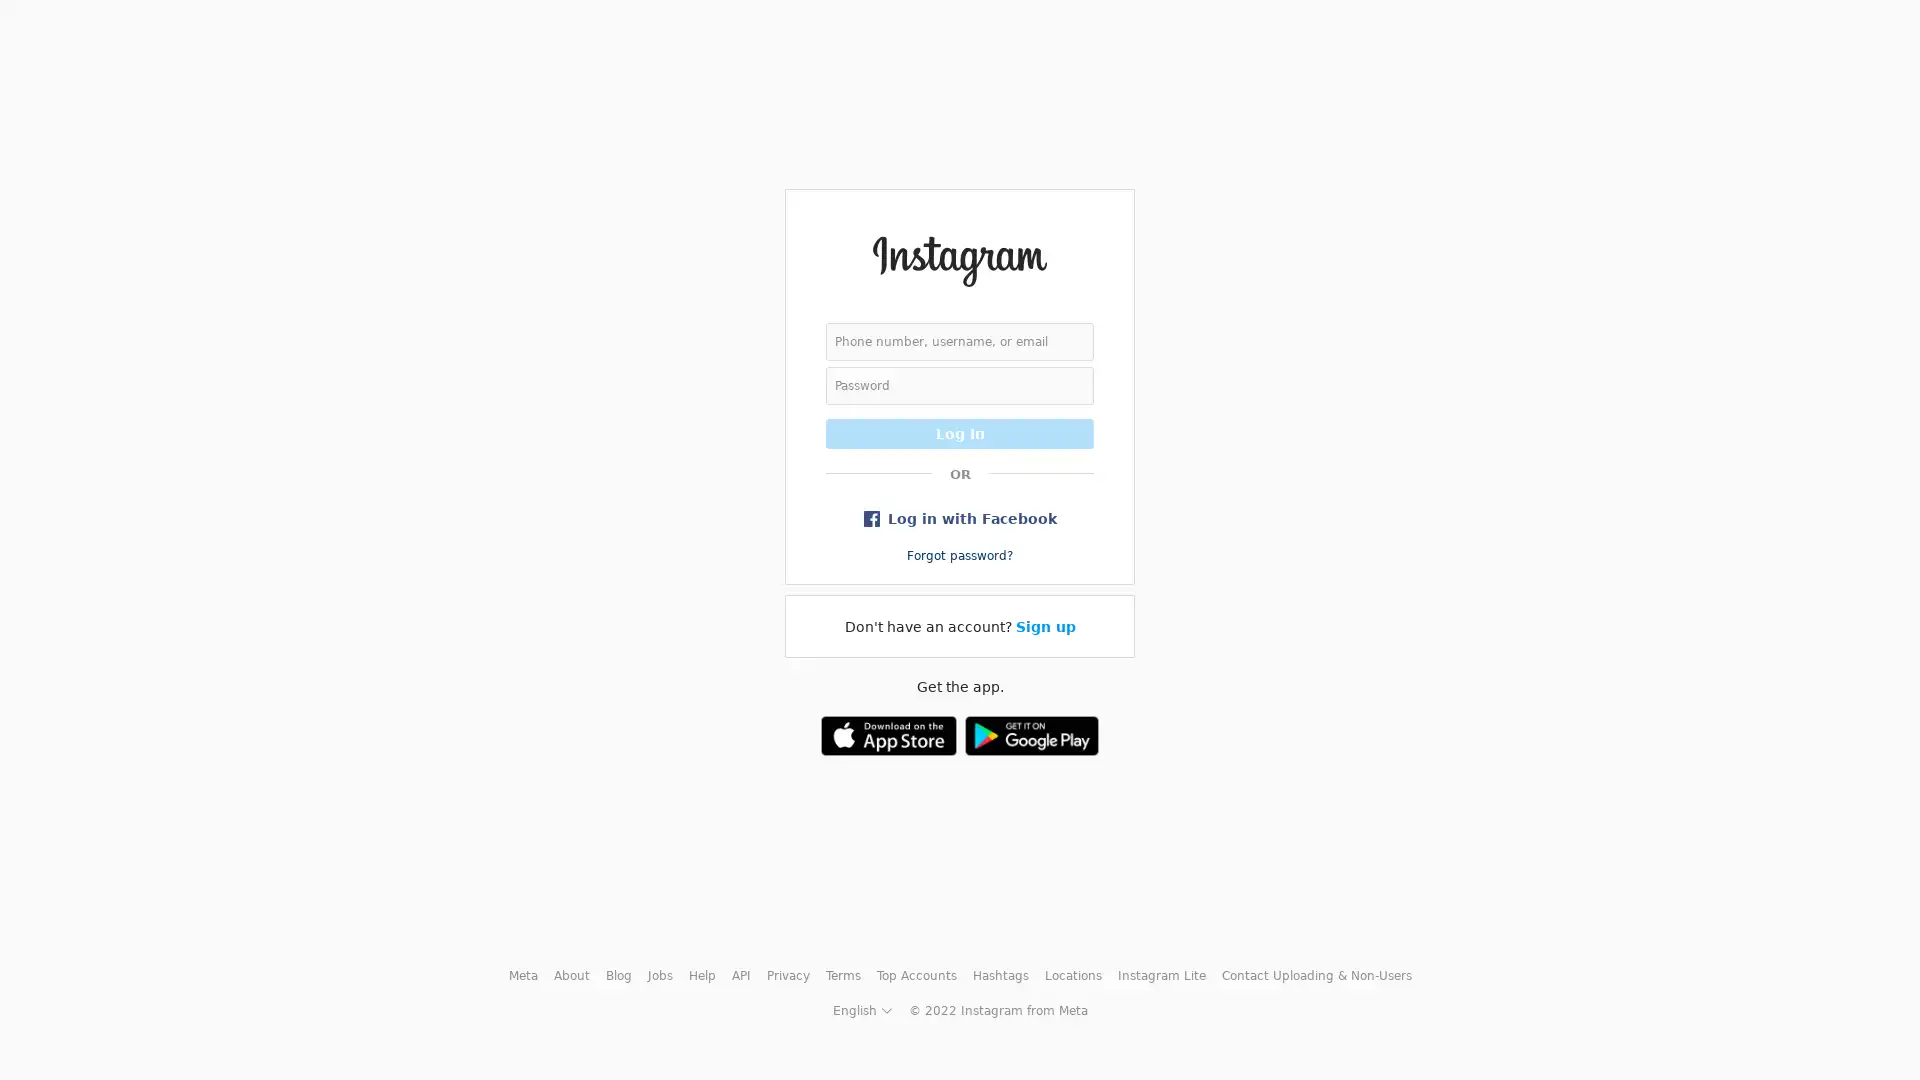 This screenshot has height=1080, width=1920. Describe the element at coordinates (960, 431) in the screenshot. I see `Log In` at that location.